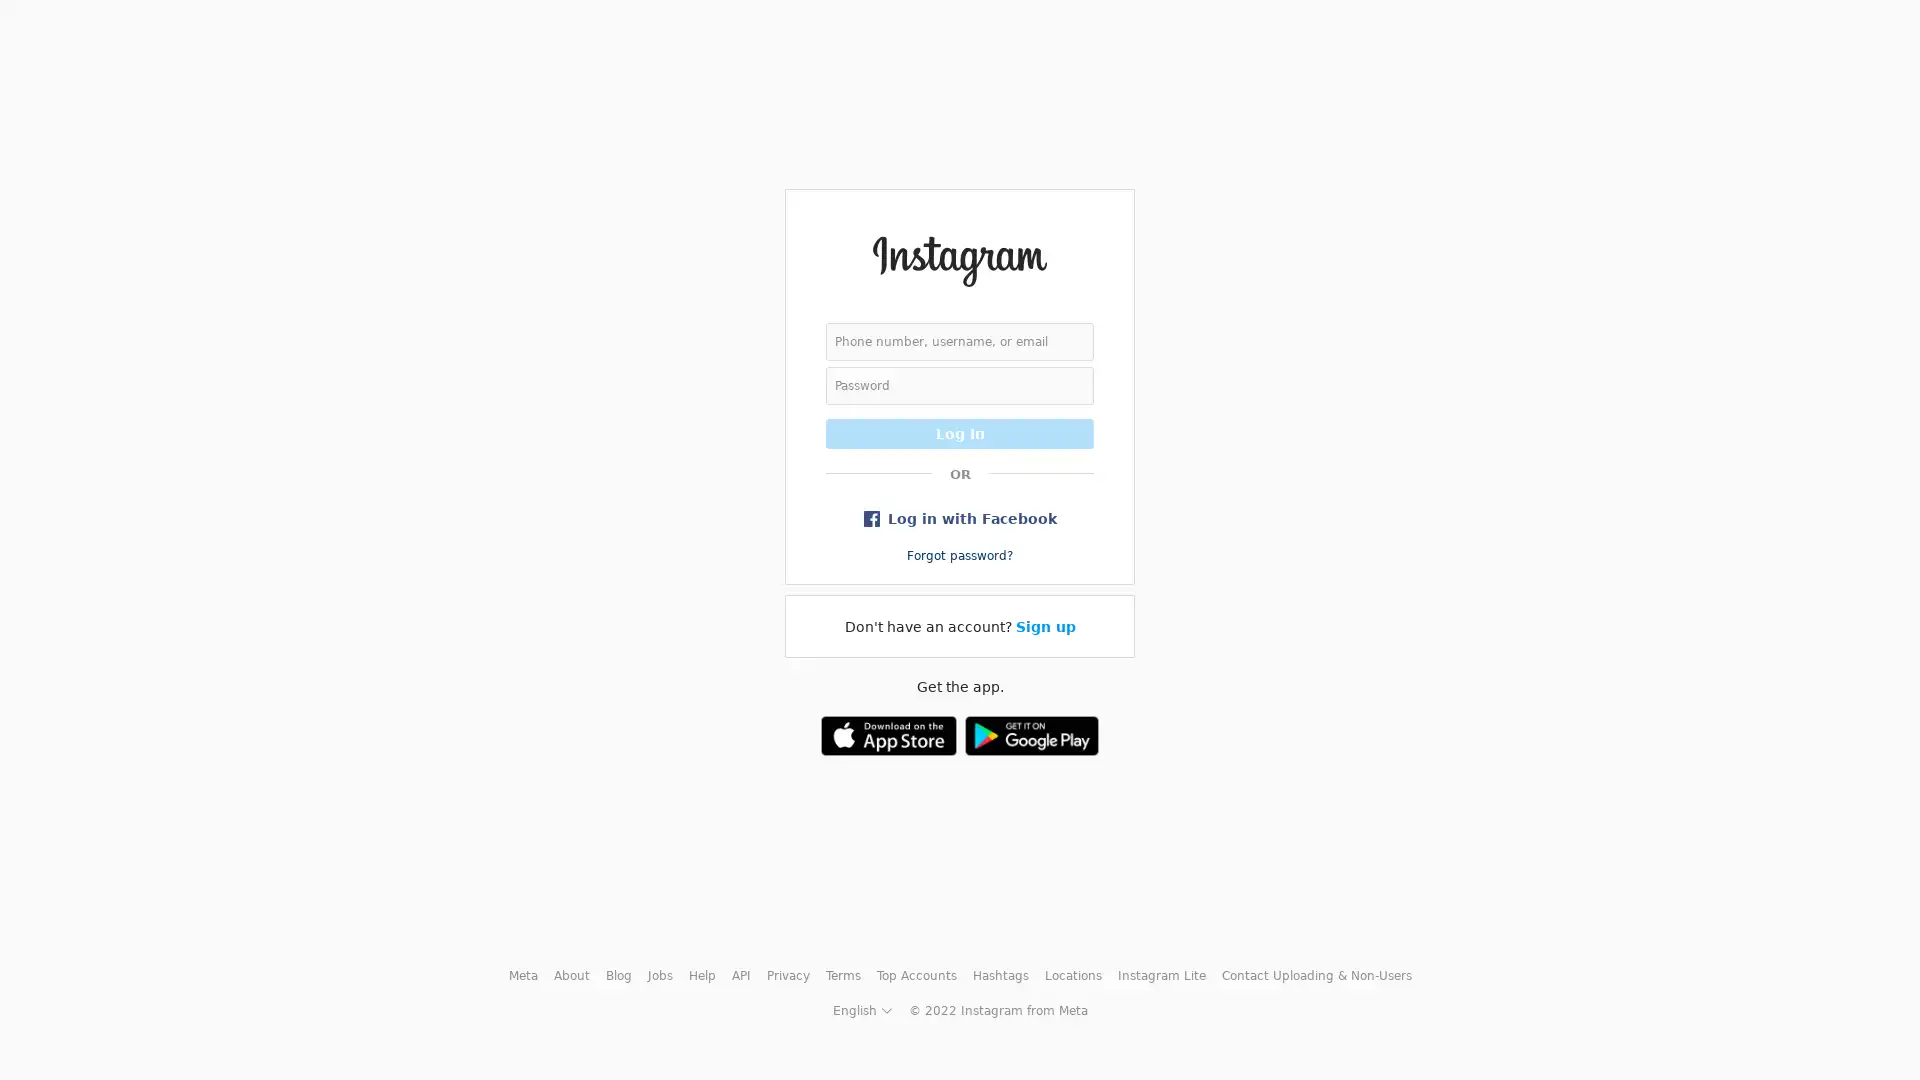 This screenshot has height=1080, width=1920. Describe the element at coordinates (960, 431) in the screenshot. I see `Log In` at that location.